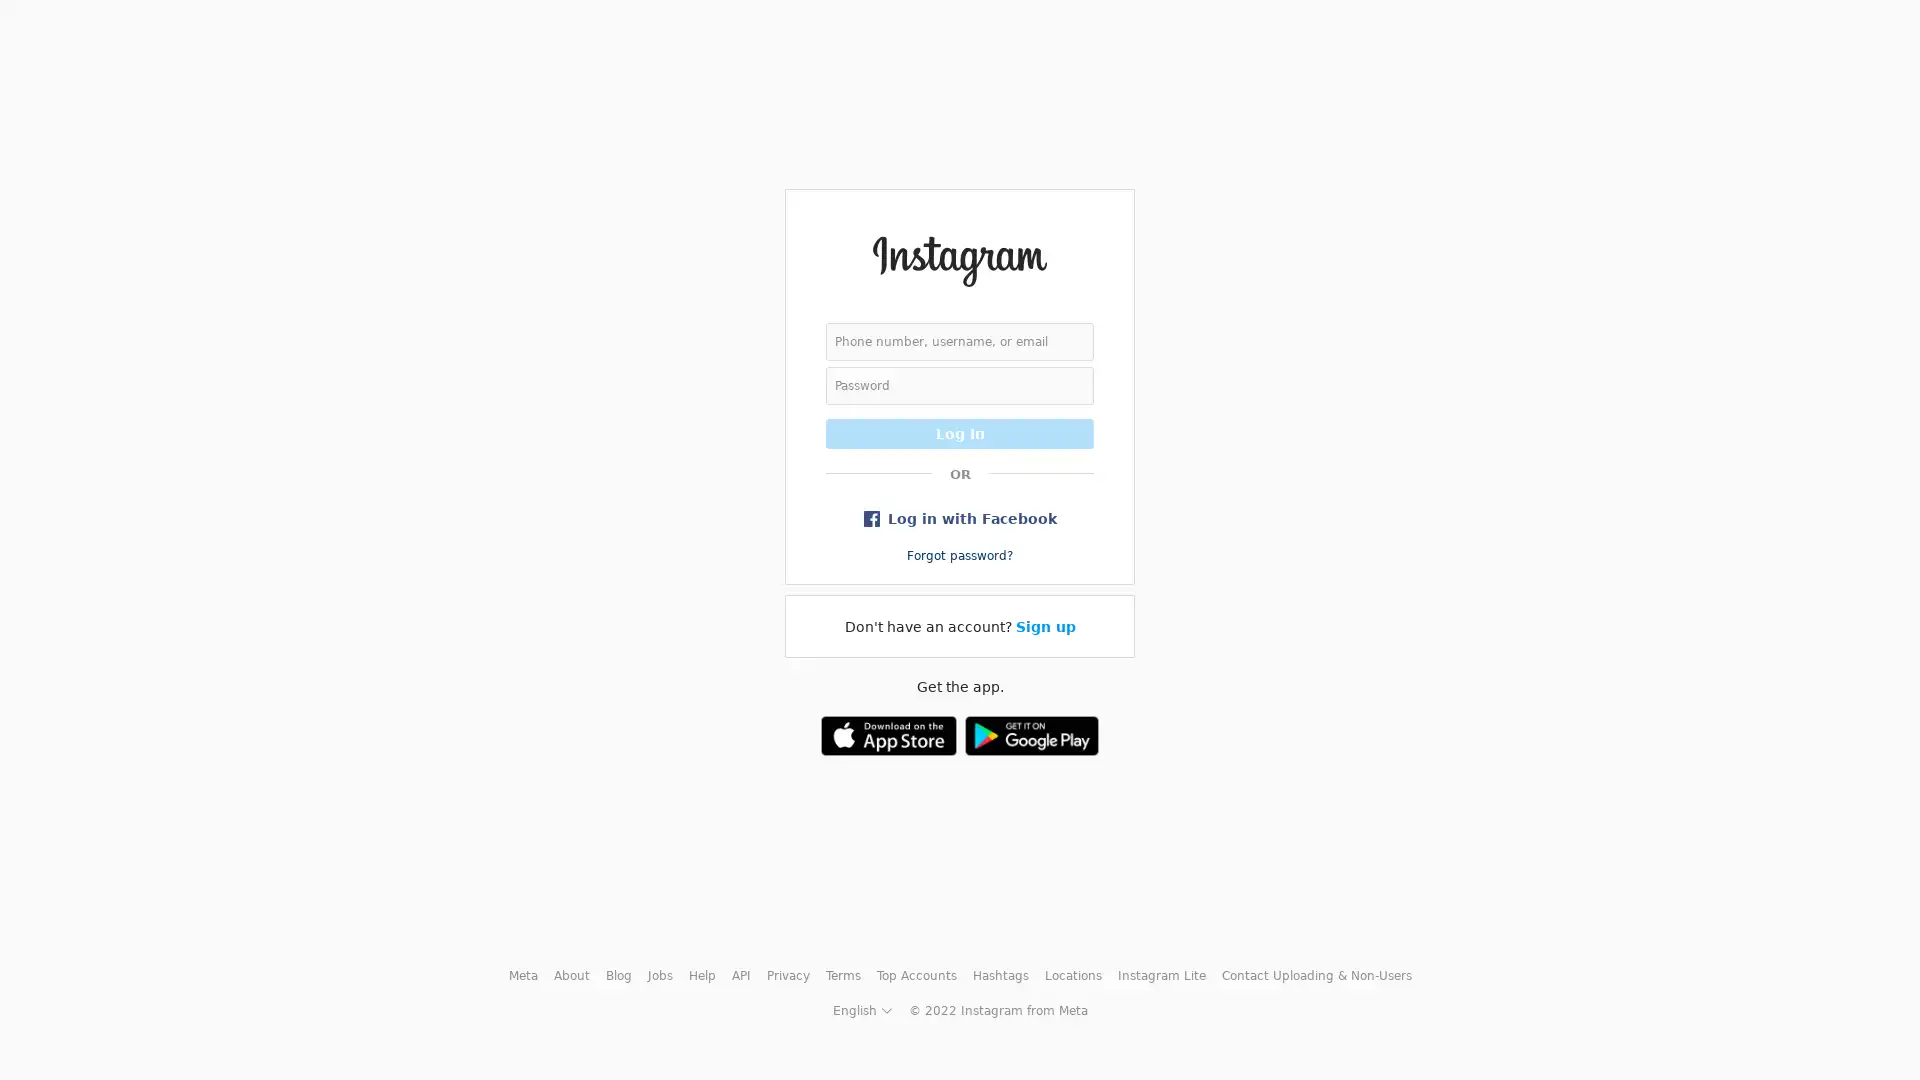 This screenshot has height=1080, width=1920. Describe the element at coordinates (960, 431) in the screenshot. I see `Log In` at that location.